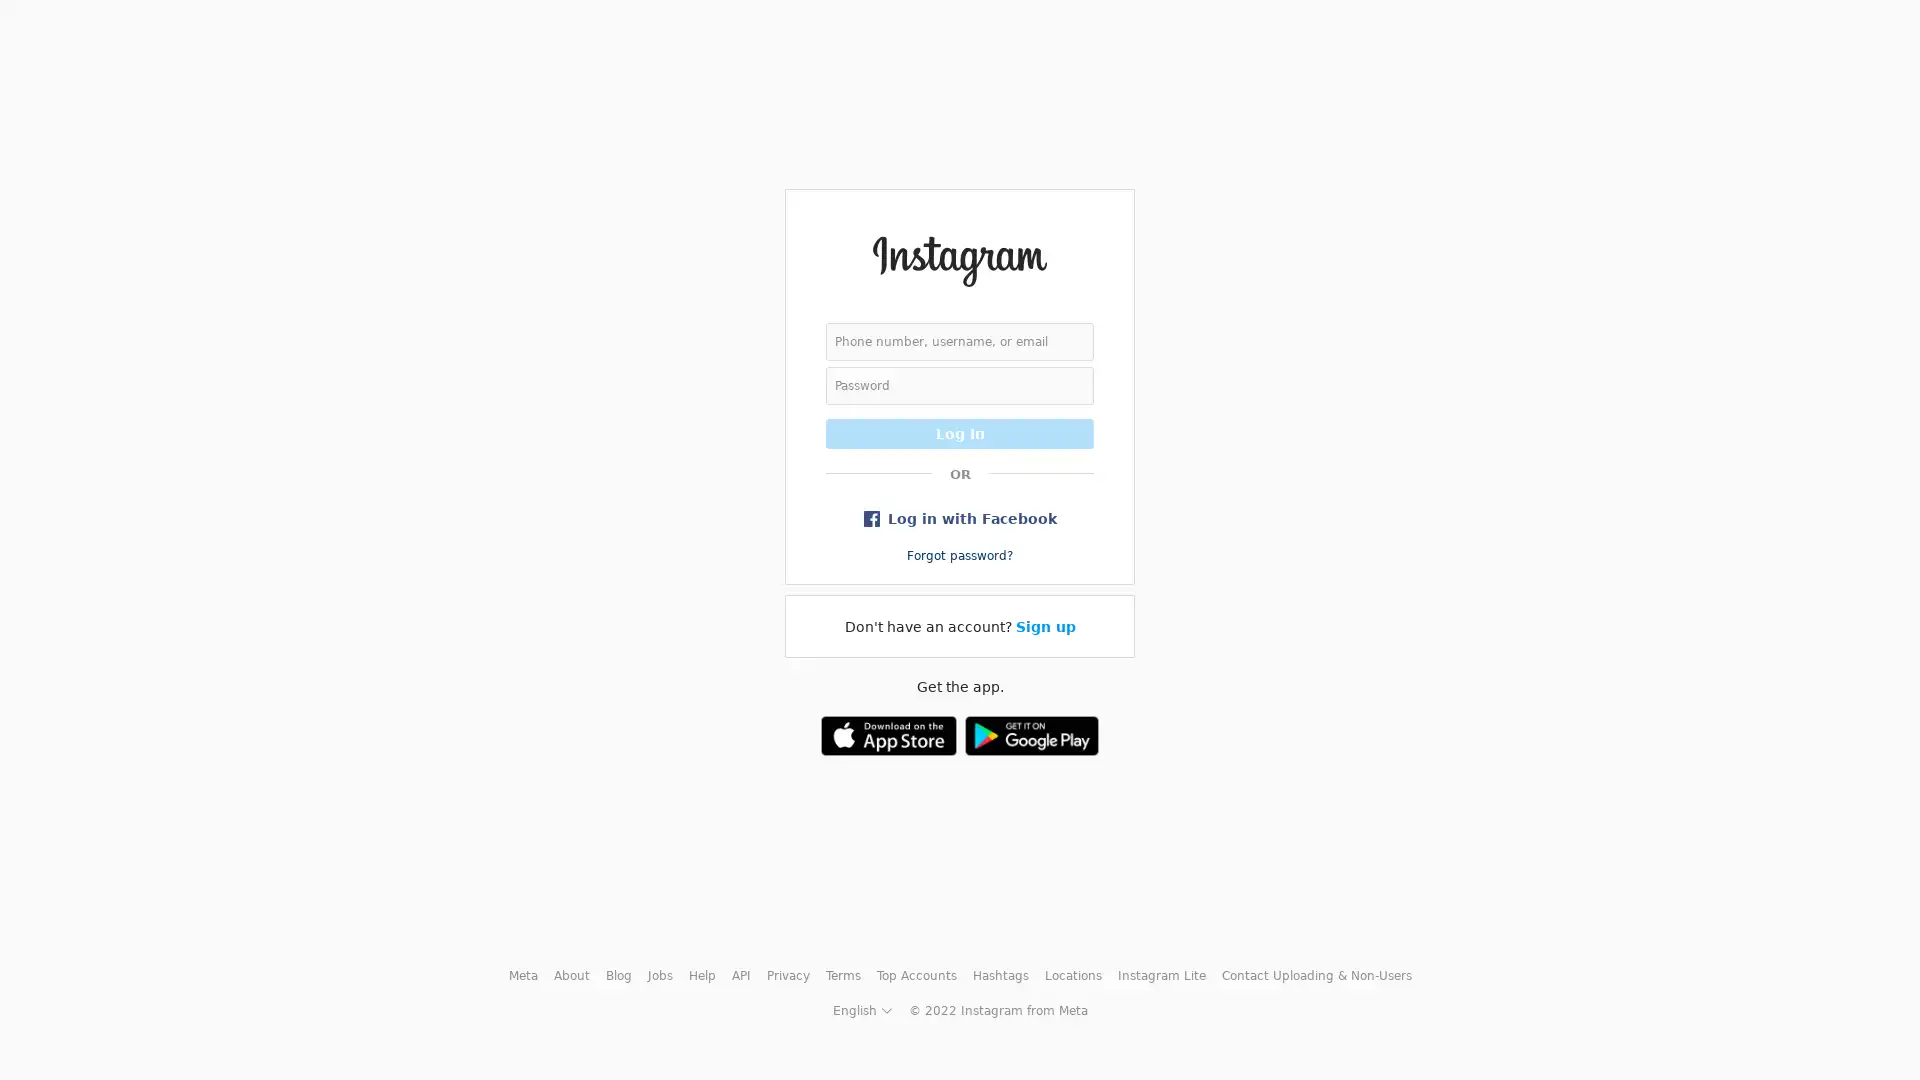 This screenshot has height=1080, width=1920. Describe the element at coordinates (960, 431) in the screenshot. I see `Log In` at that location.